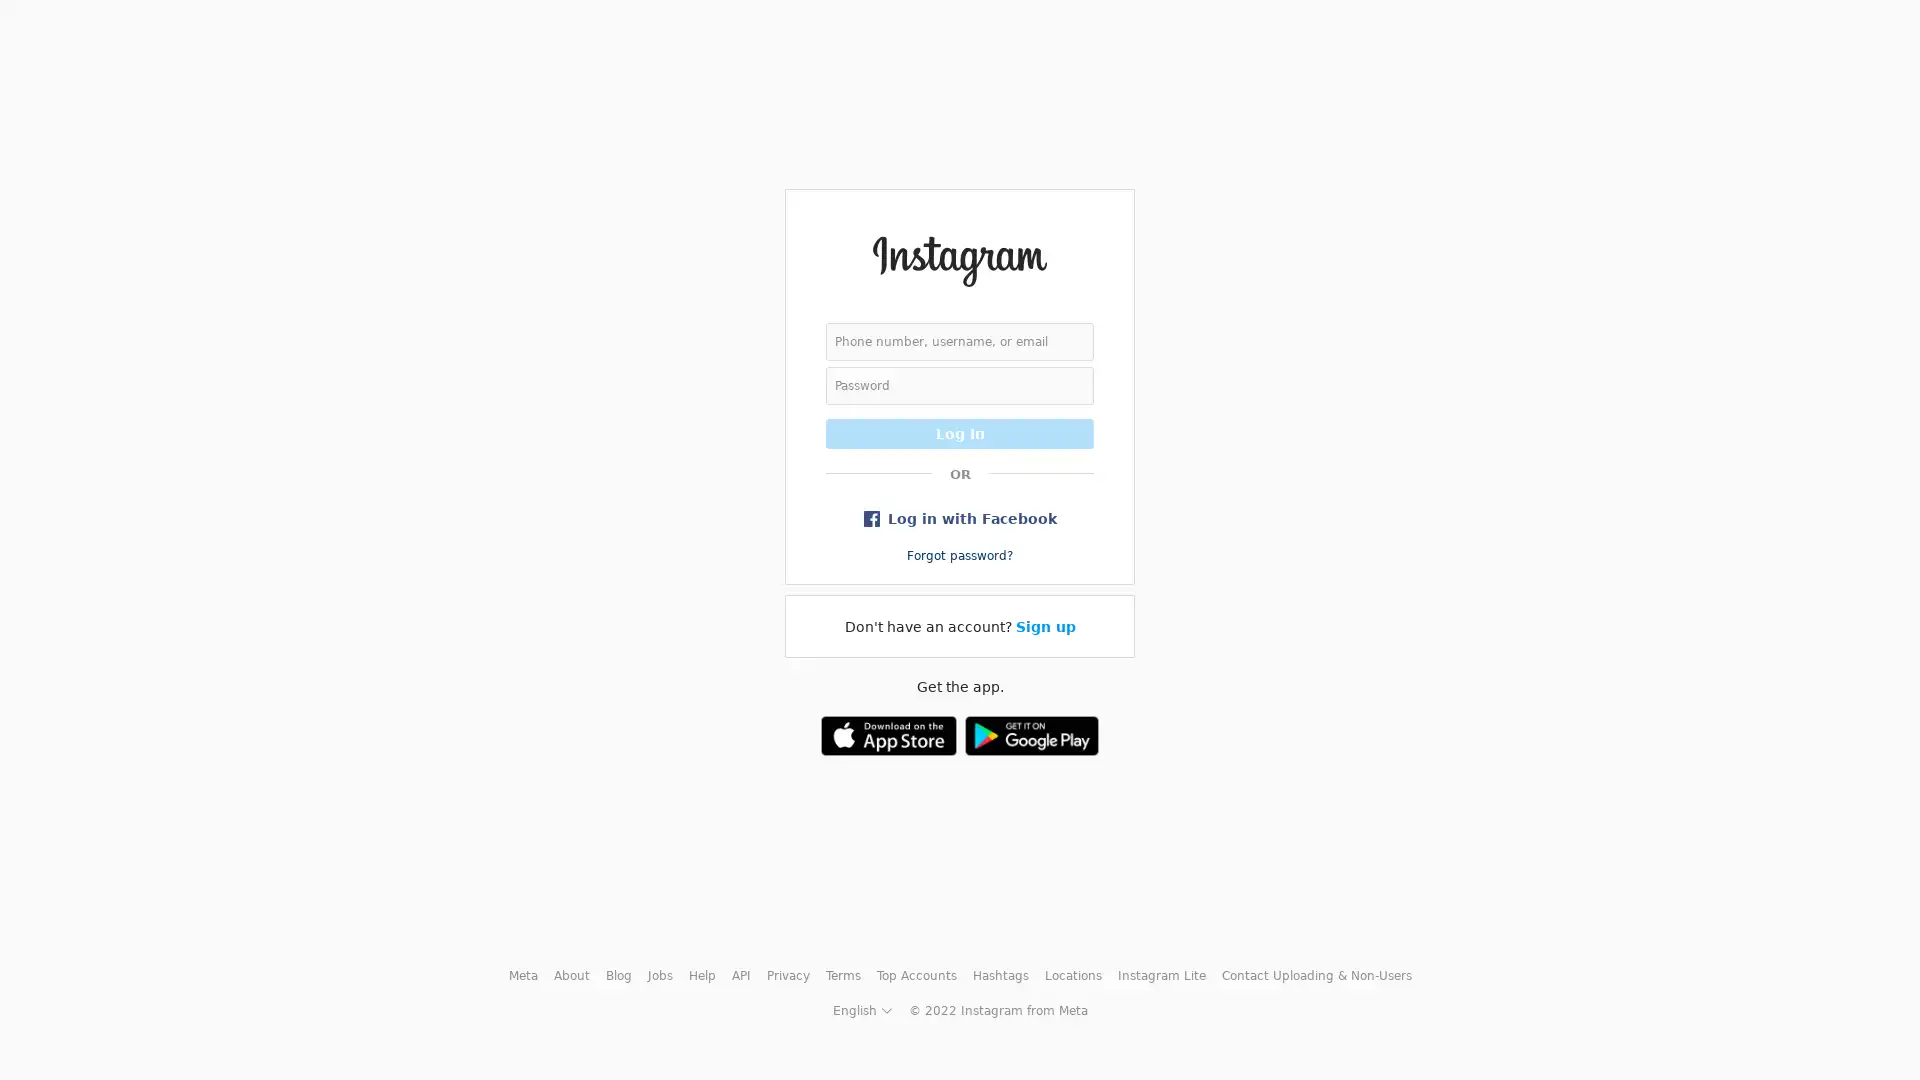 This screenshot has height=1080, width=1920. Describe the element at coordinates (960, 431) in the screenshot. I see `Log In` at that location.